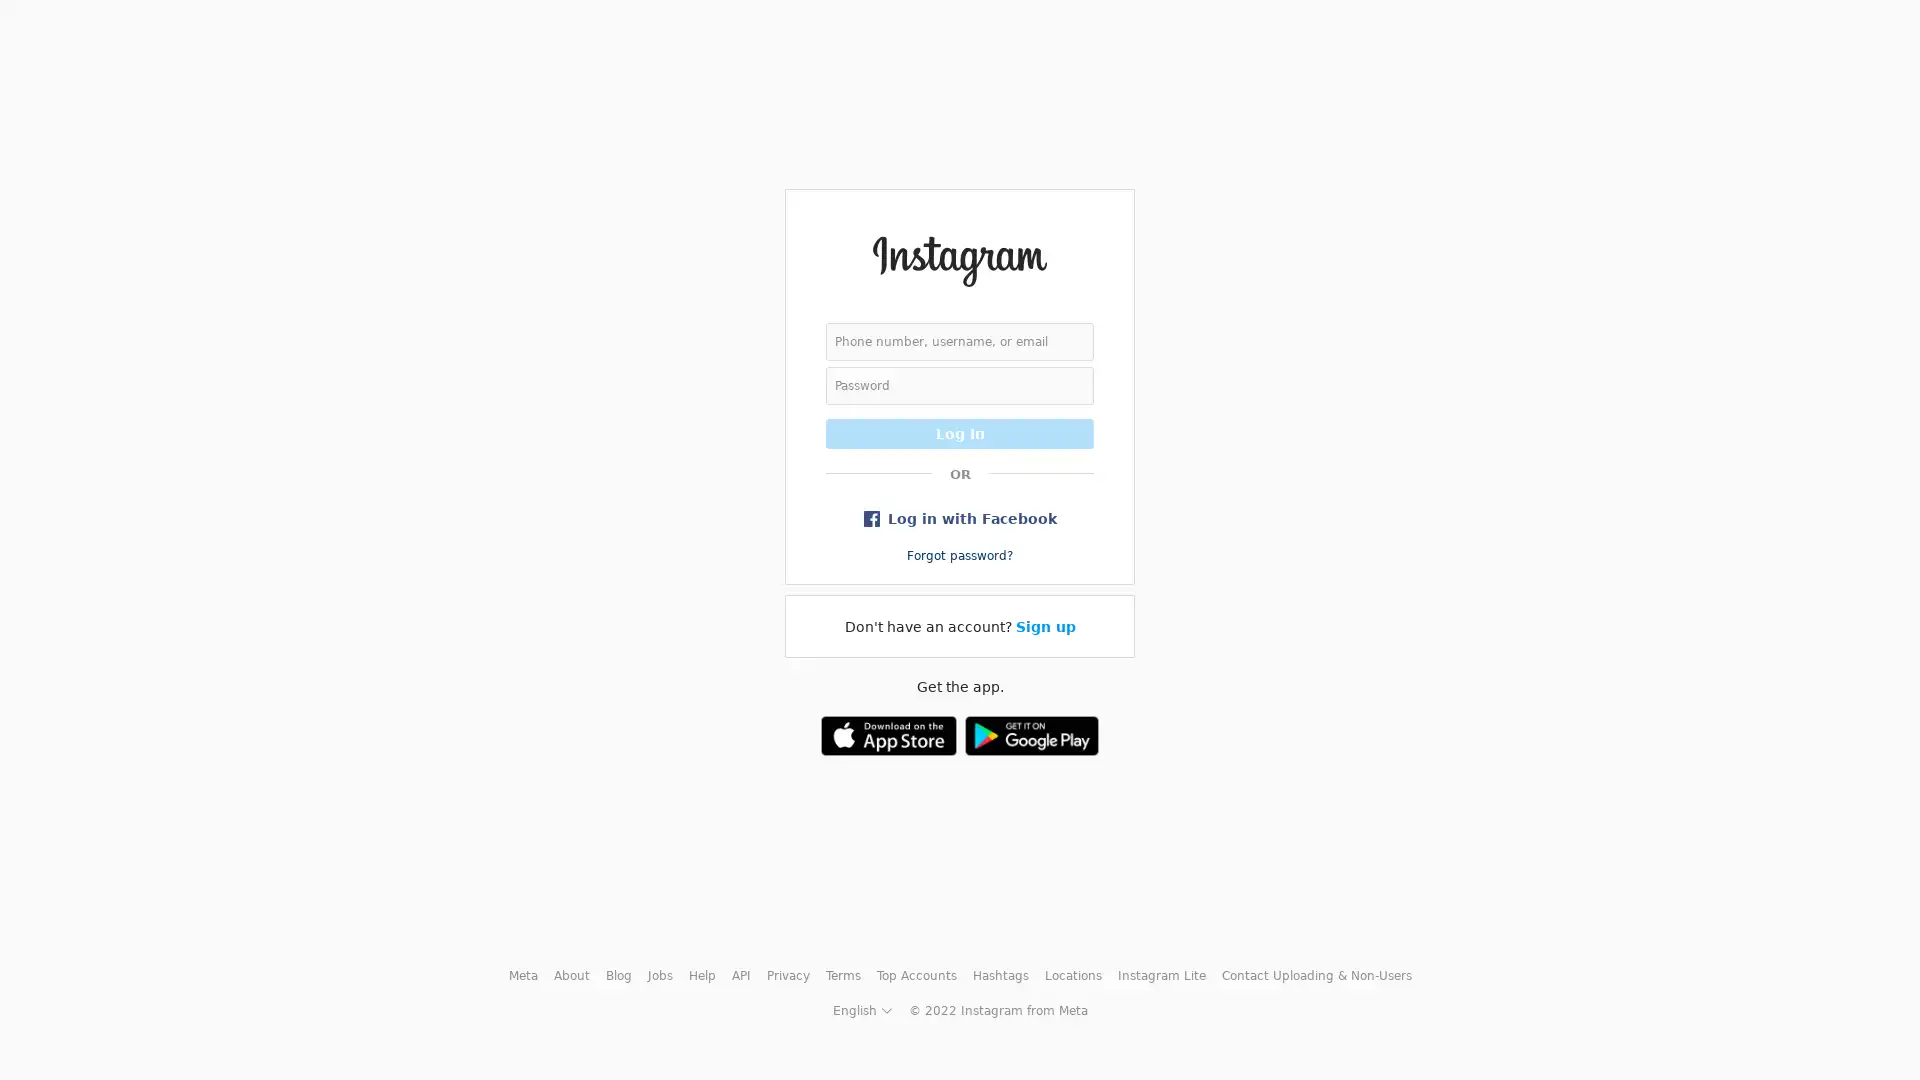 This screenshot has height=1080, width=1920. Describe the element at coordinates (960, 431) in the screenshot. I see `Log In` at that location.